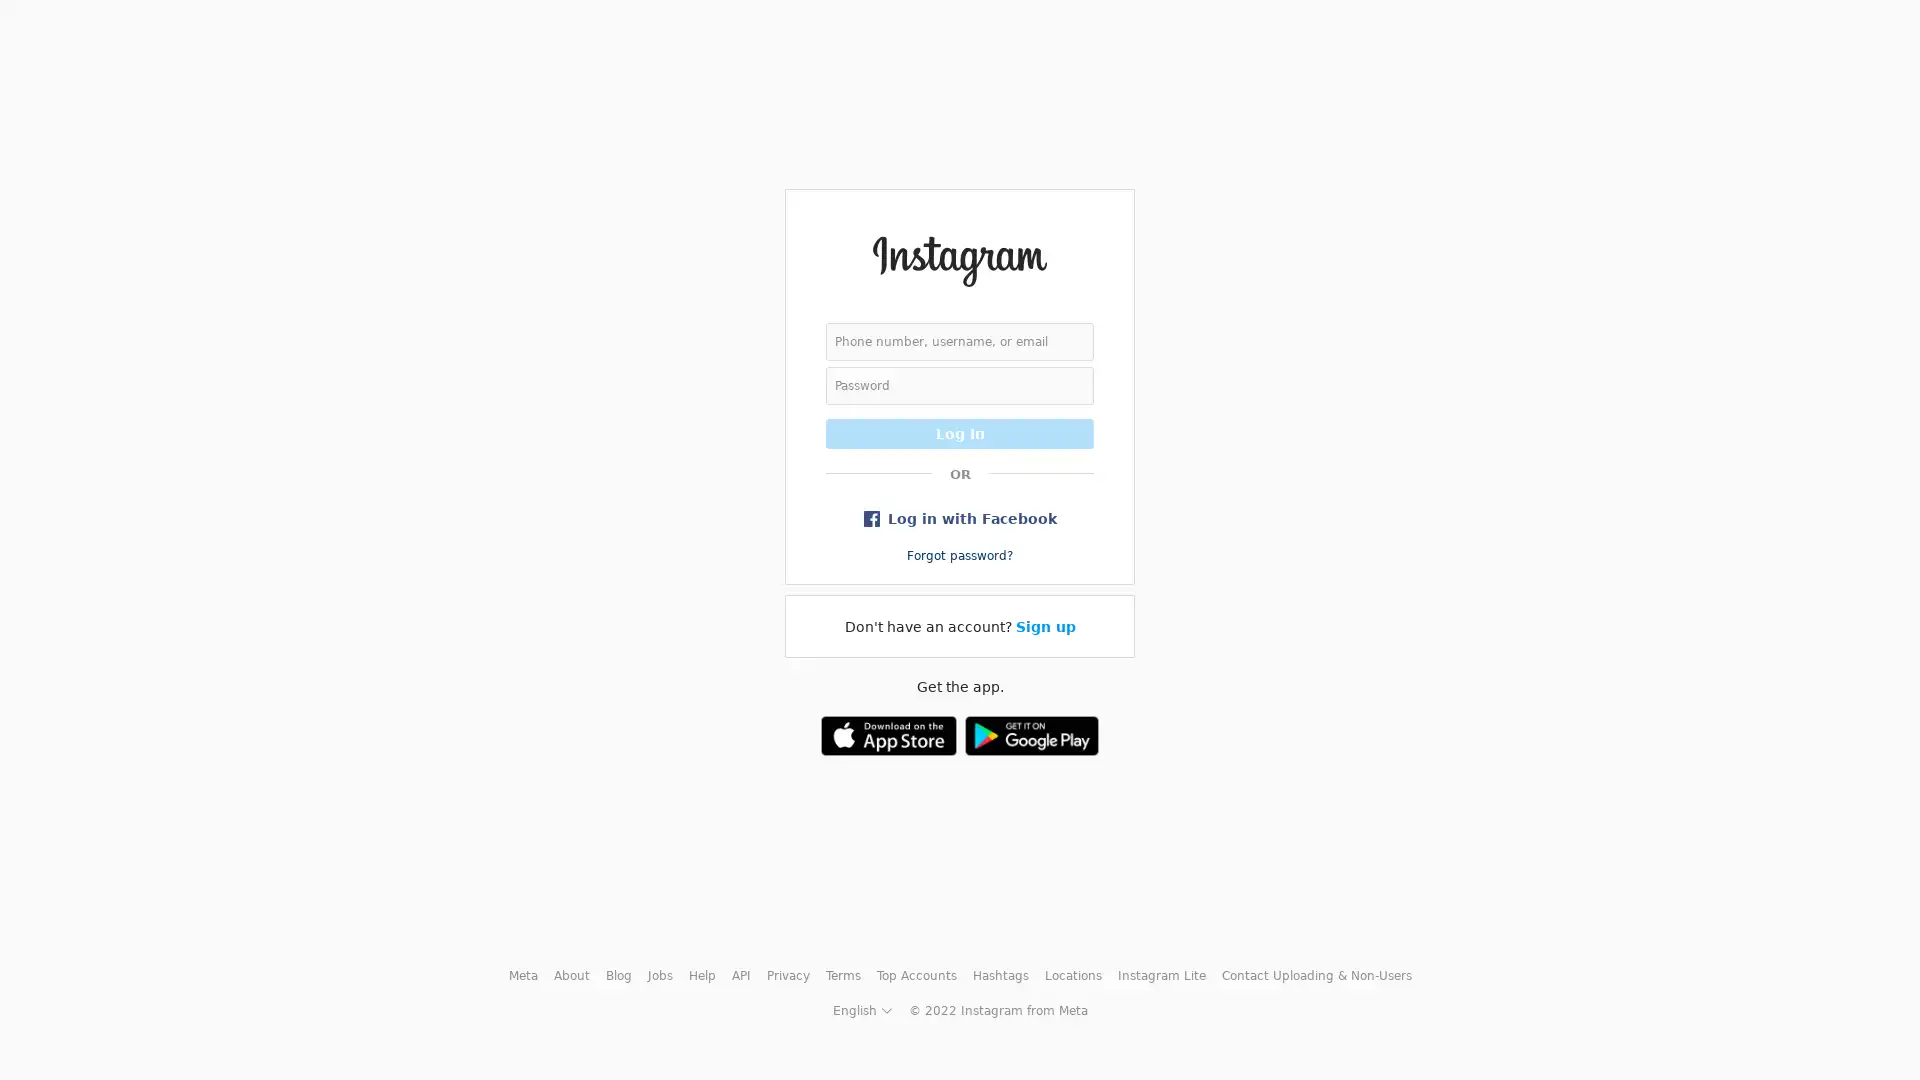 This screenshot has height=1080, width=1920. Describe the element at coordinates (960, 431) in the screenshot. I see `Log In` at that location.